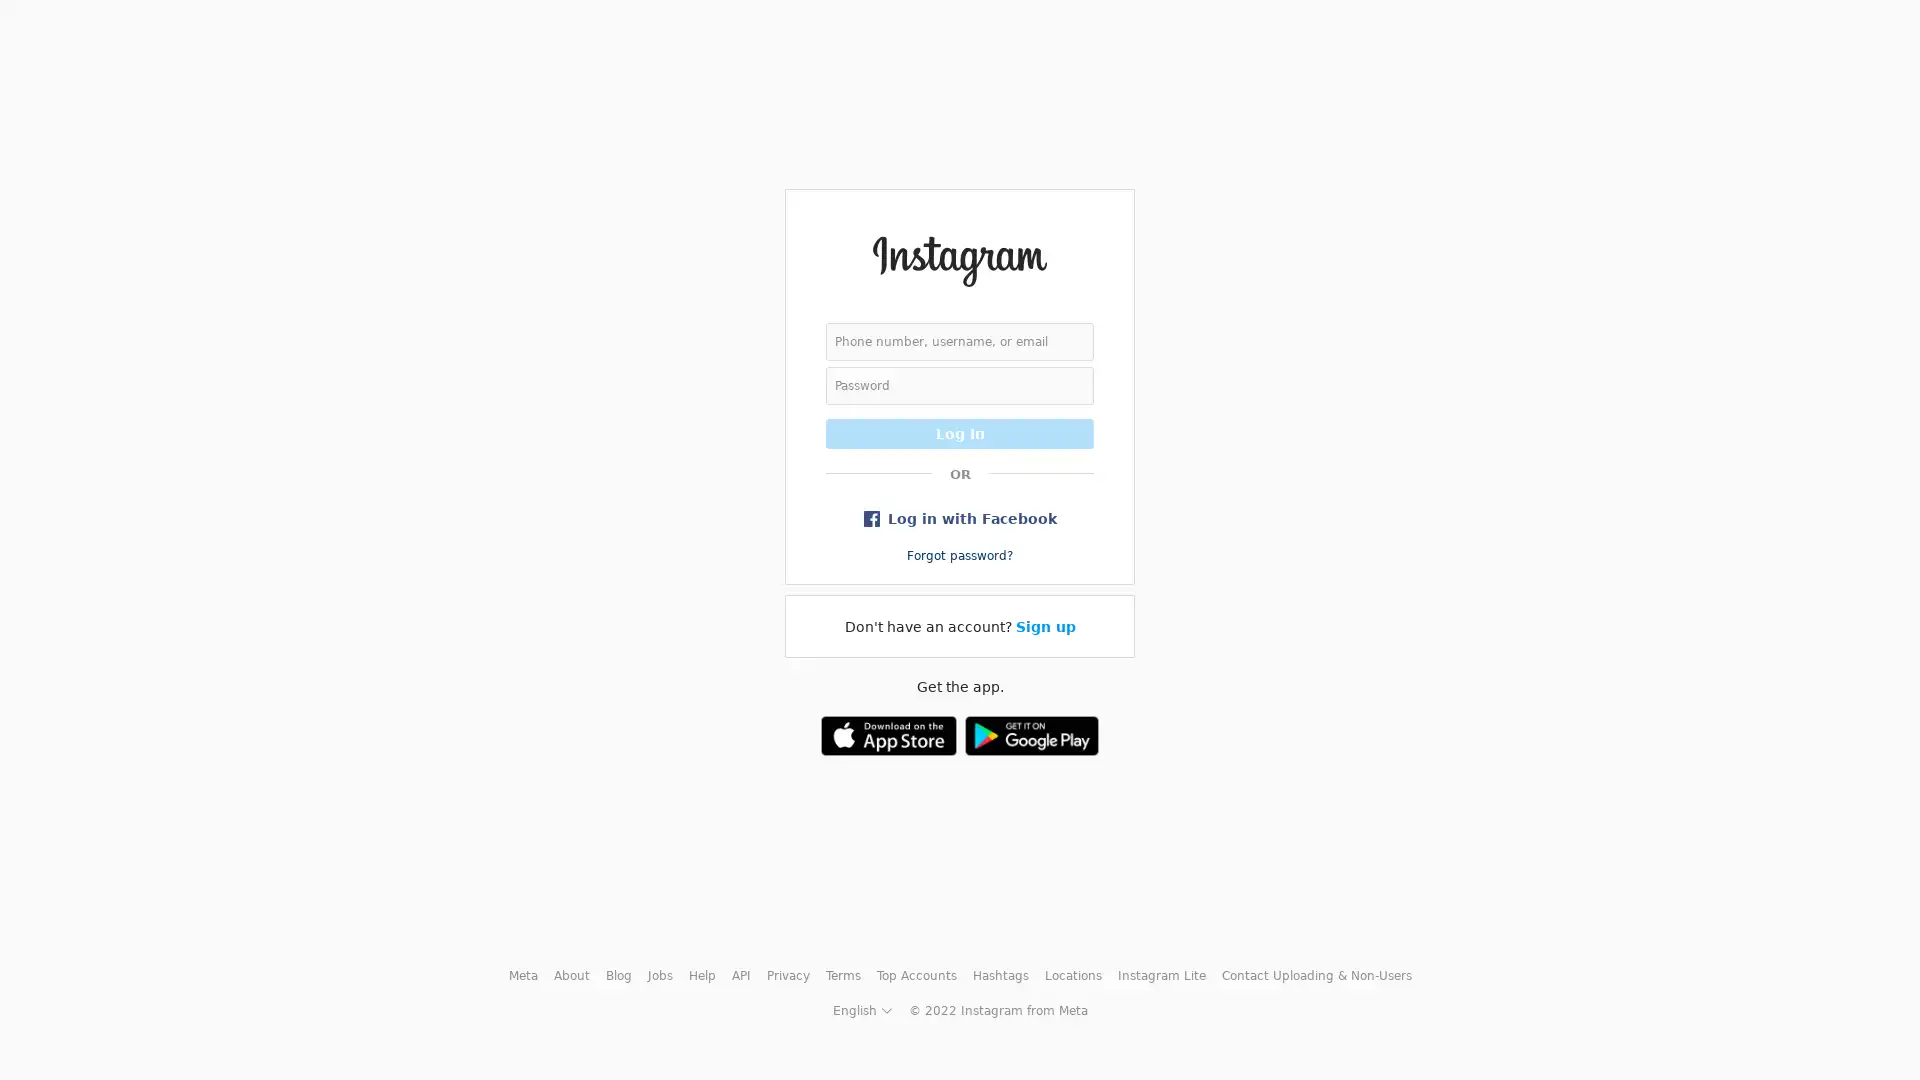 This screenshot has height=1080, width=1920. Describe the element at coordinates (960, 431) in the screenshot. I see `Log In` at that location.